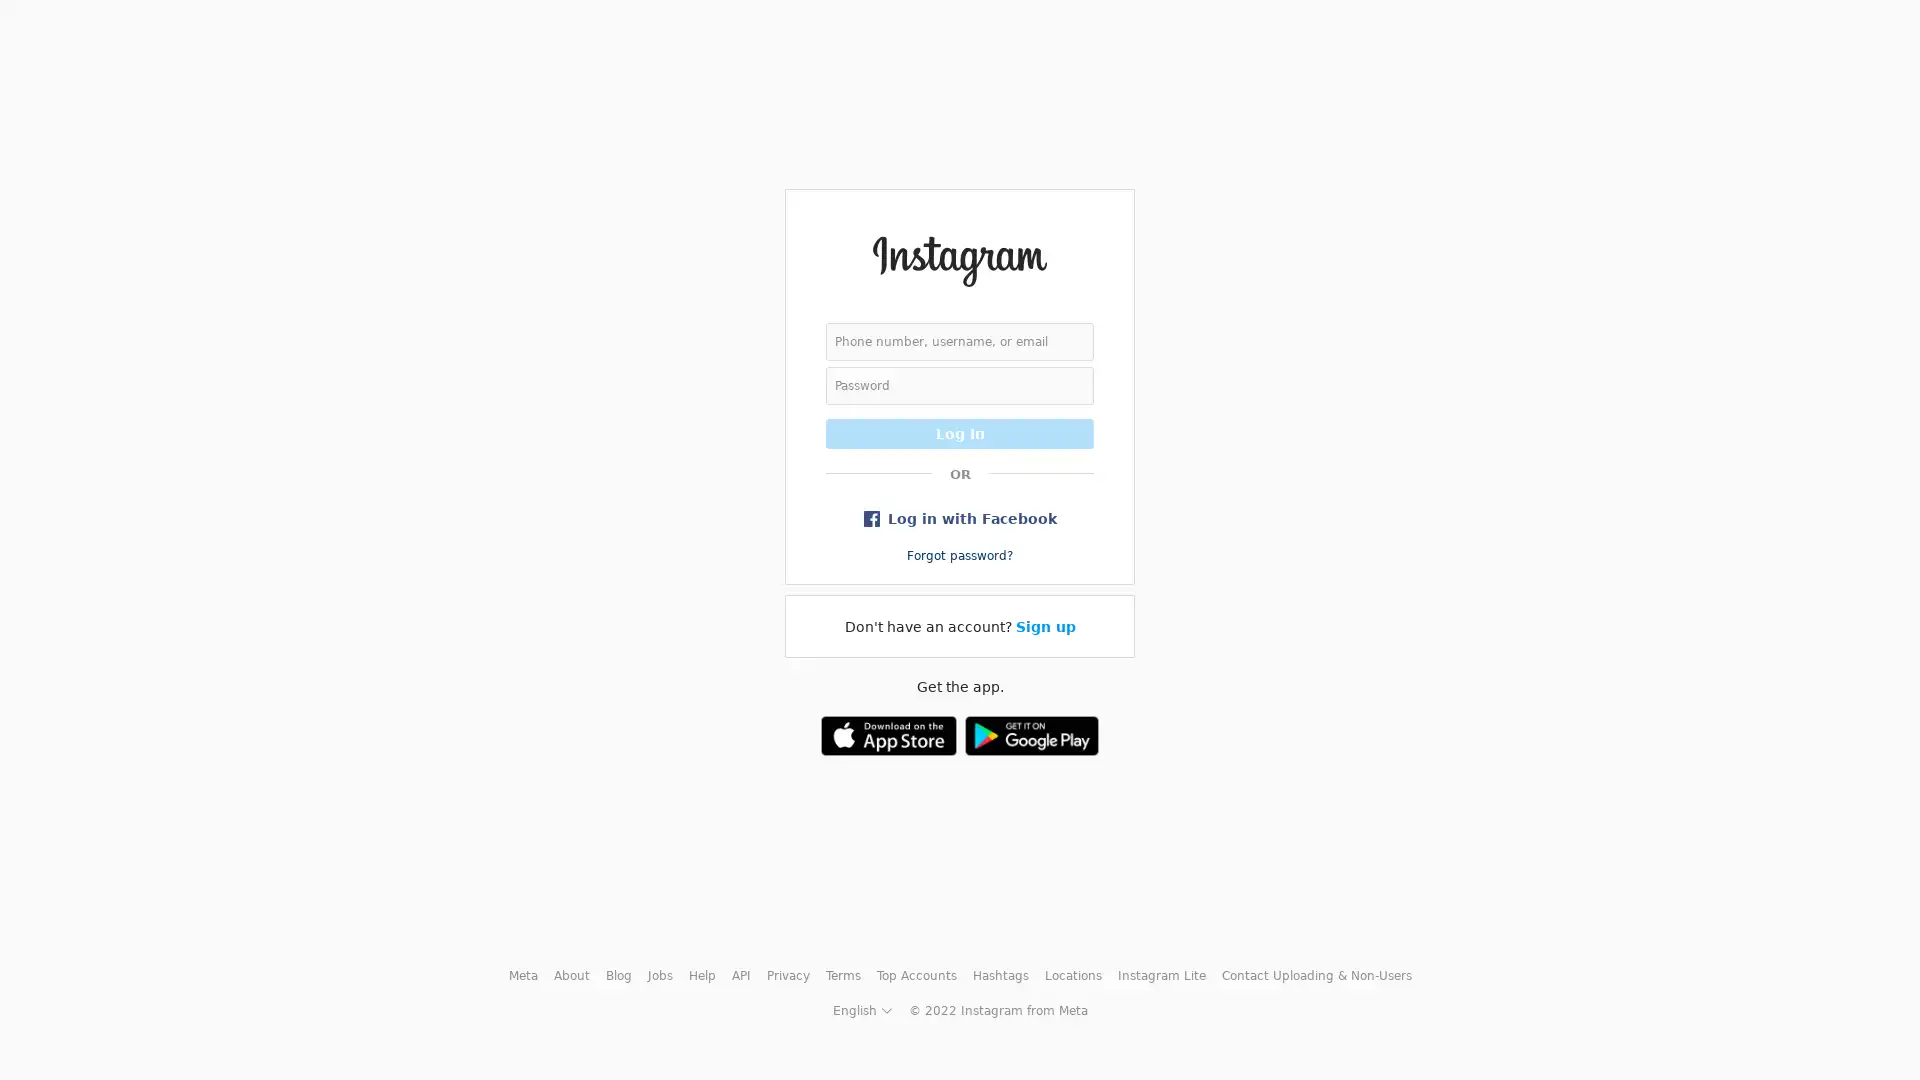 This screenshot has height=1080, width=1920. Describe the element at coordinates (960, 431) in the screenshot. I see `Log In` at that location.